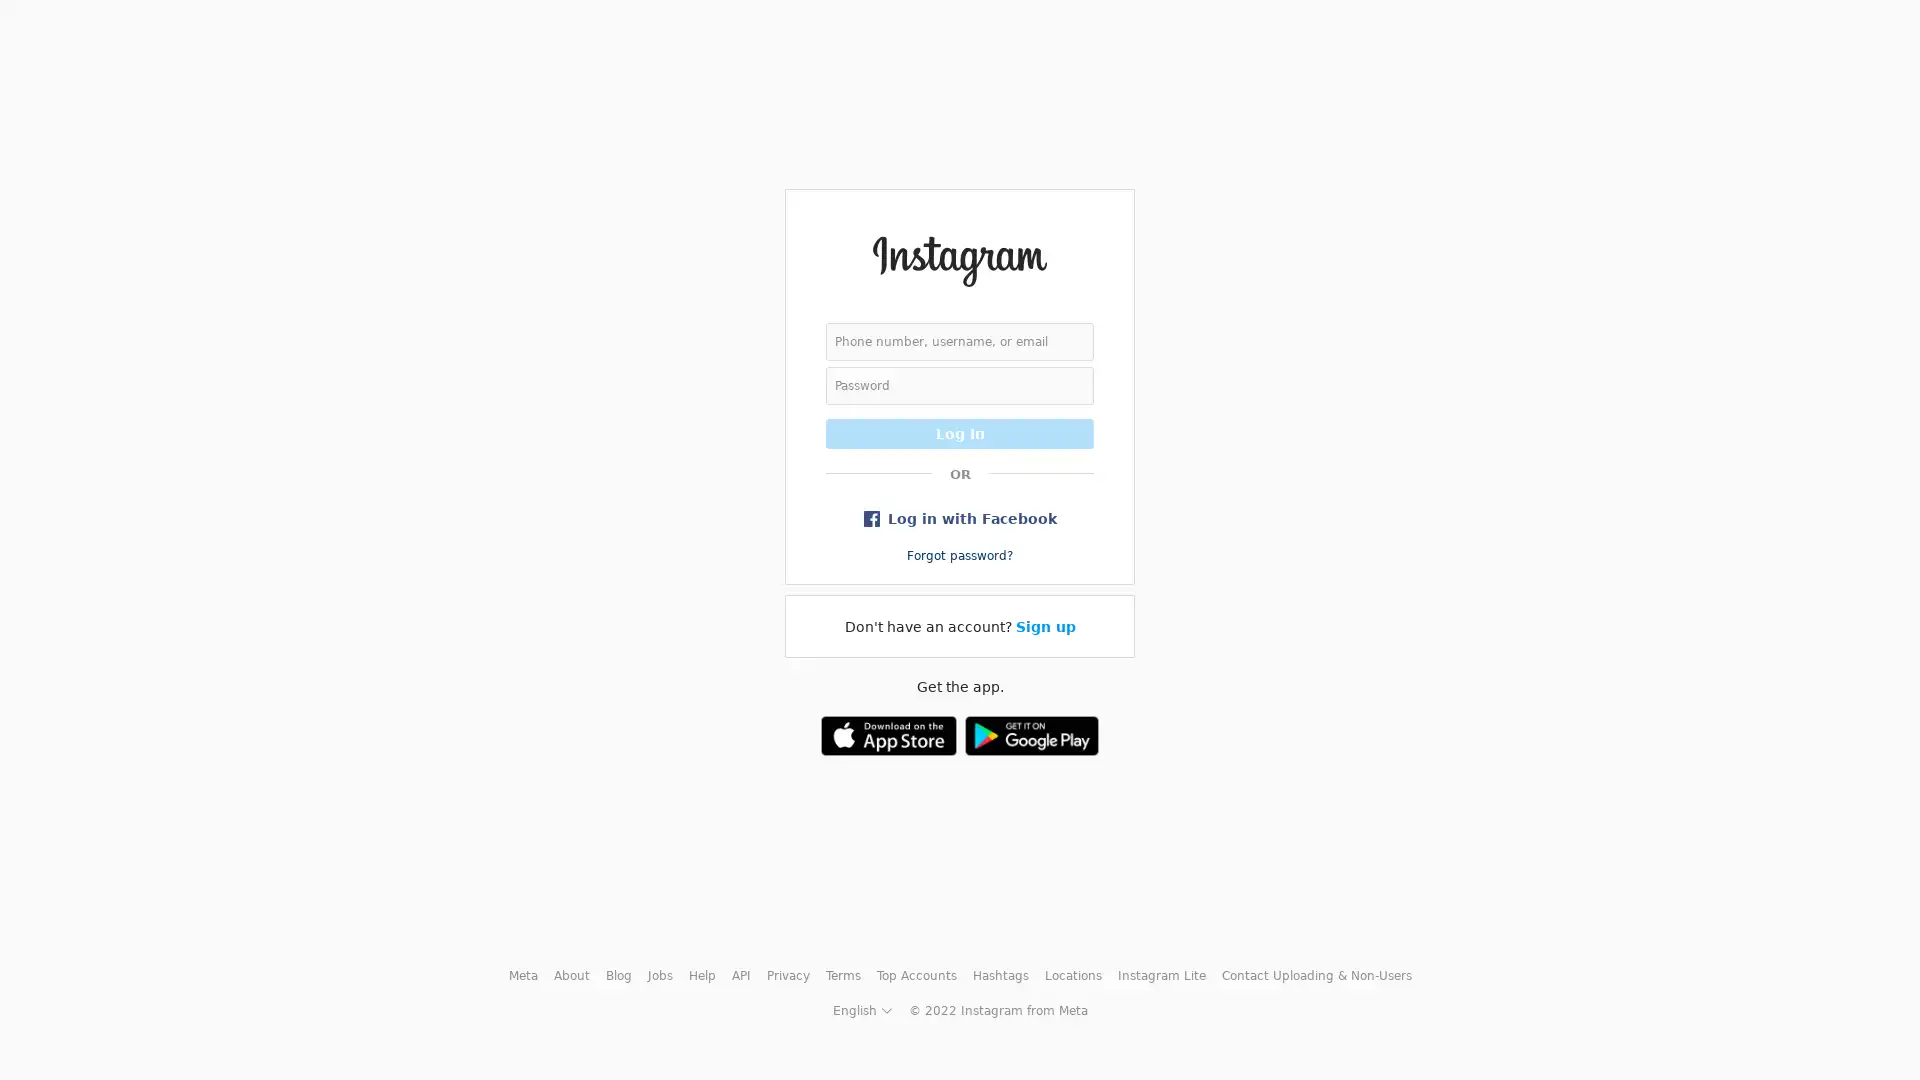 This screenshot has height=1080, width=1920. Describe the element at coordinates (960, 431) in the screenshot. I see `Log In` at that location.